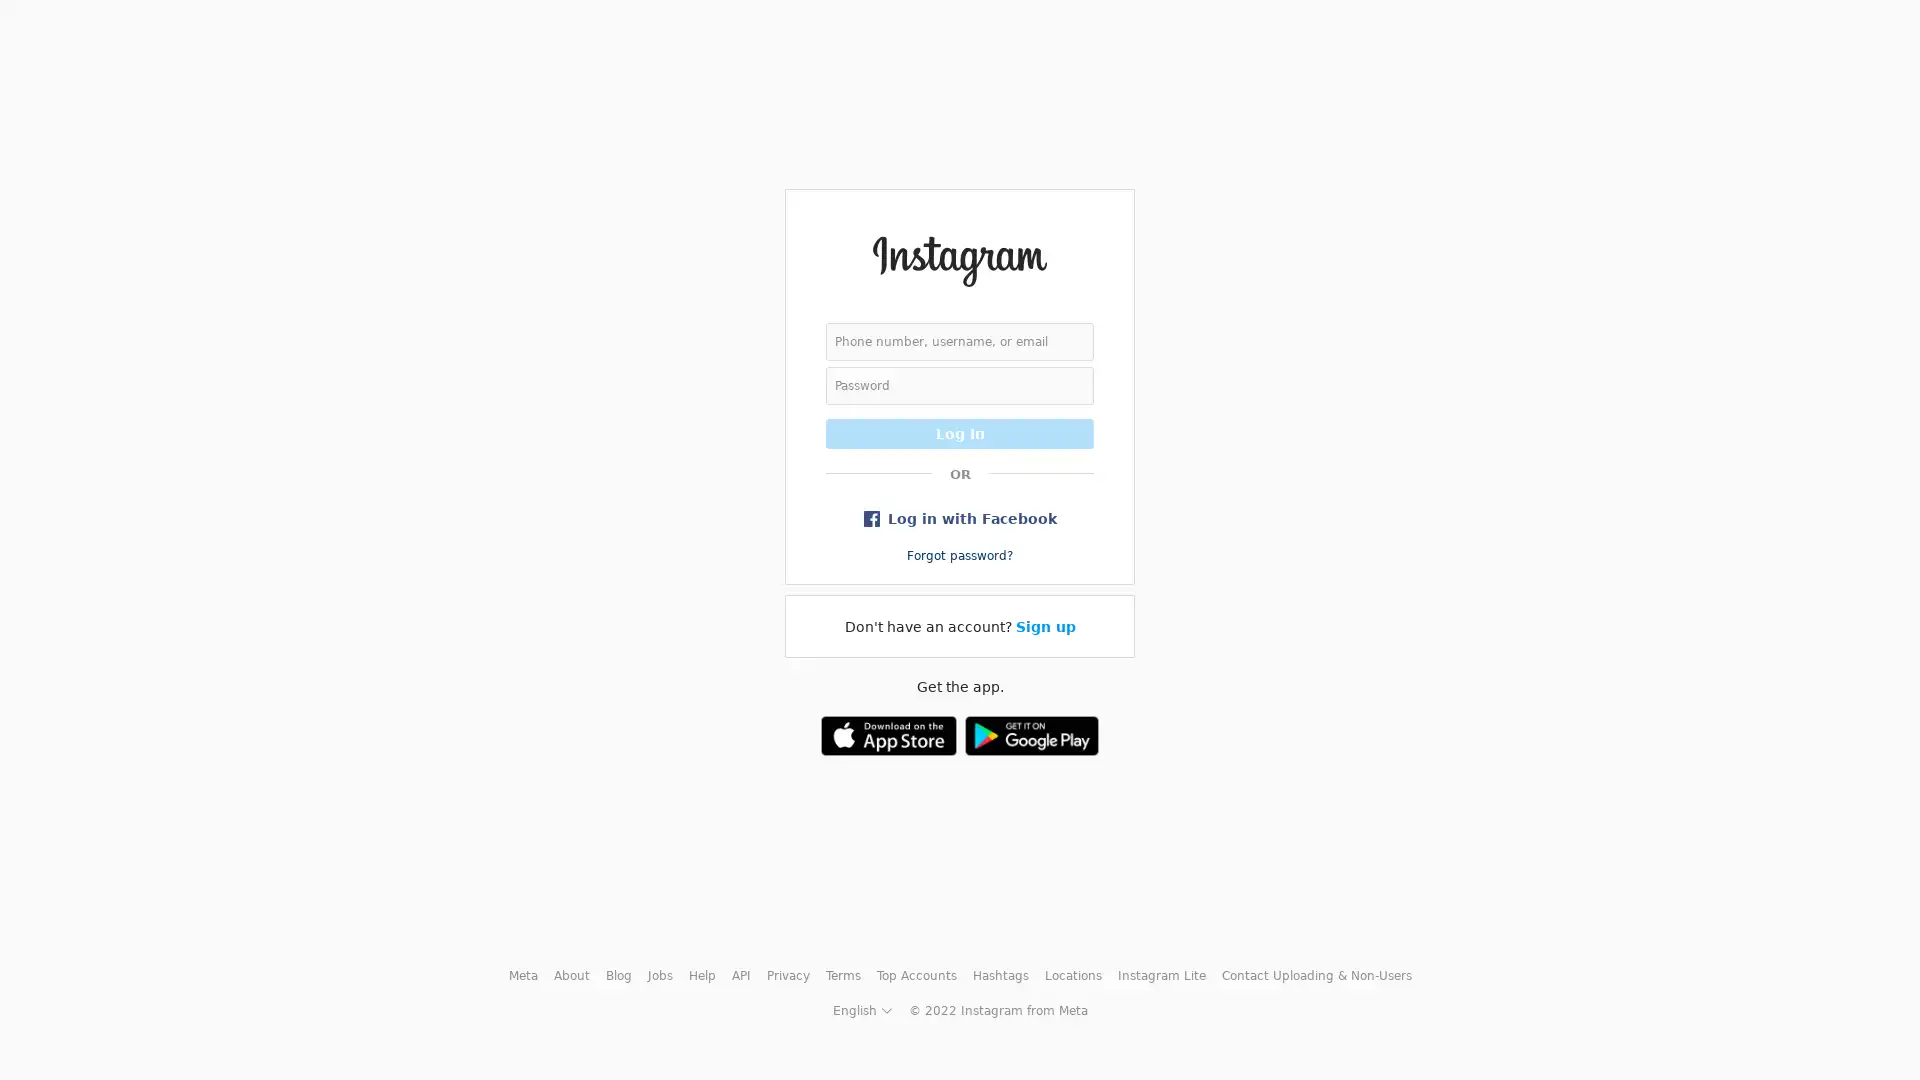 This screenshot has height=1080, width=1920. Describe the element at coordinates (960, 431) in the screenshot. I see `Log In` at that location.